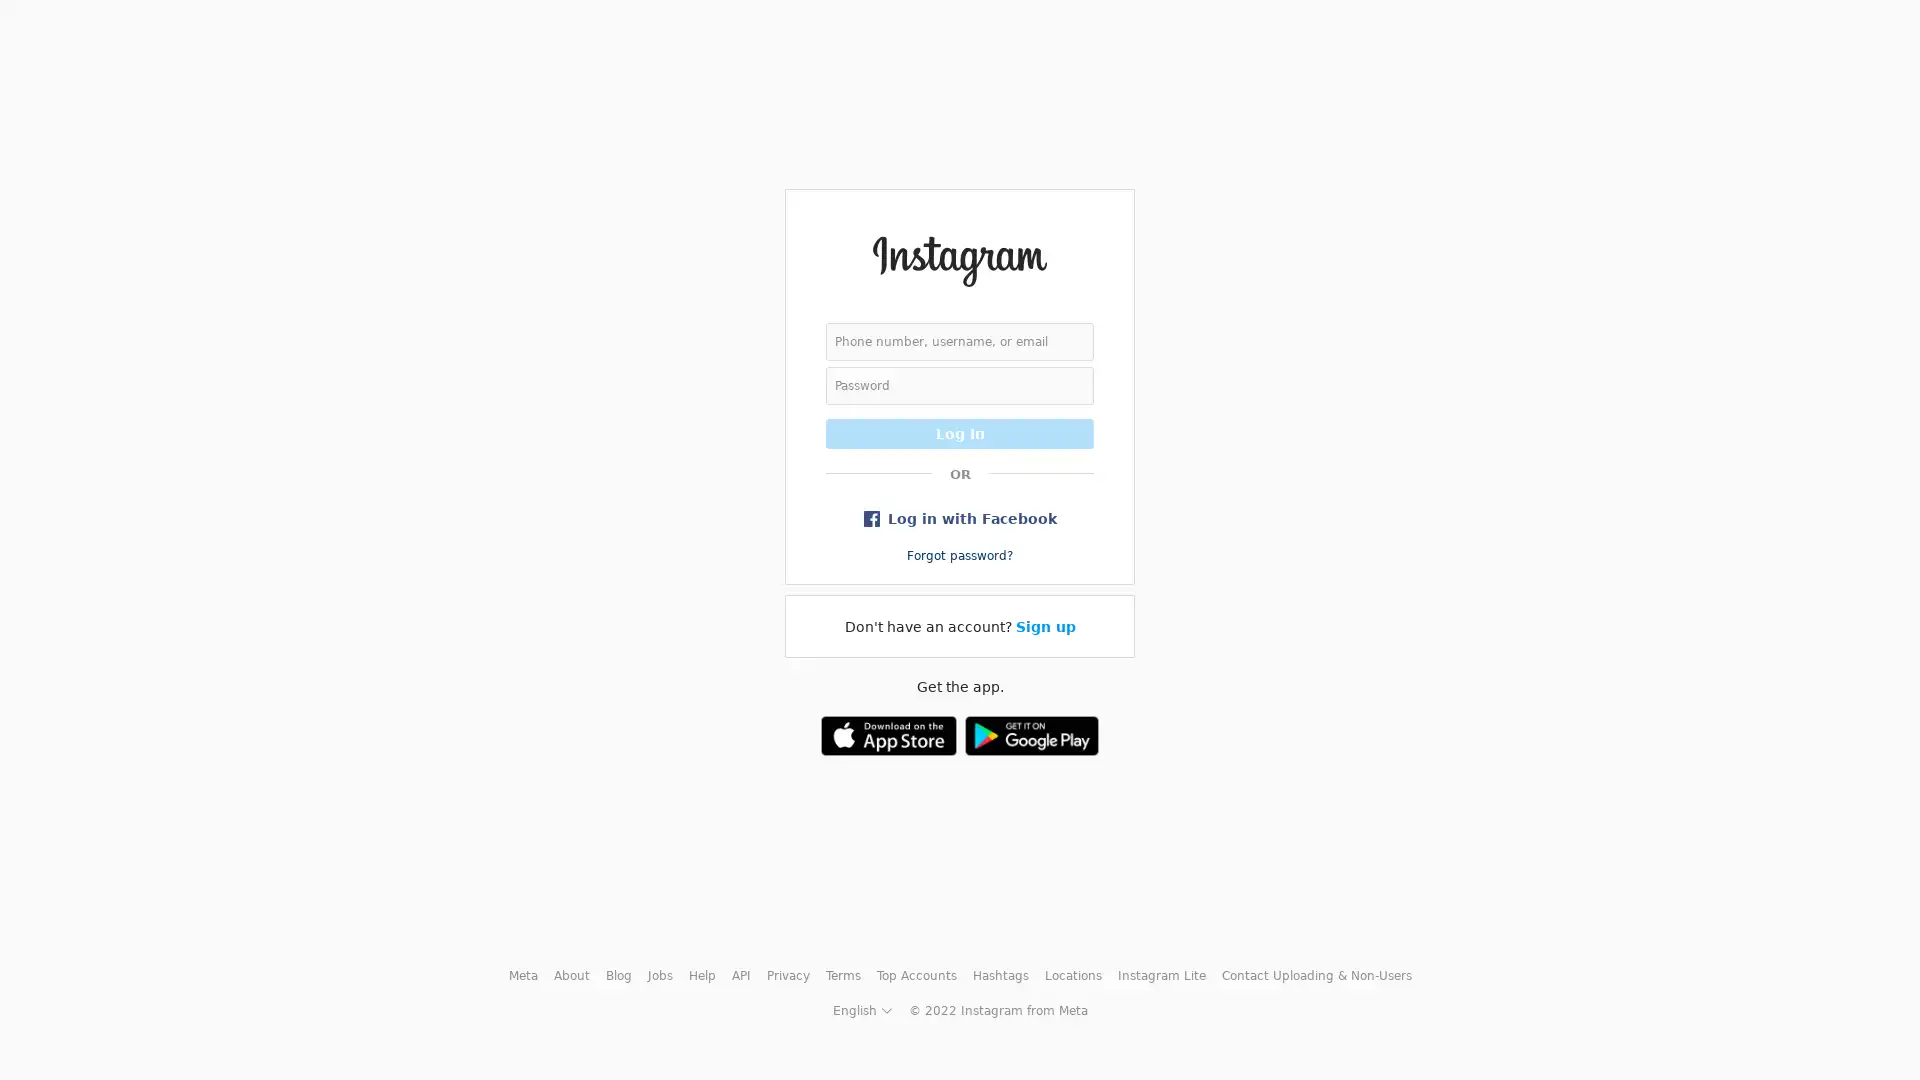 This screenshot has height=1080, width=1920. Describe the element at coordinates (960, 431) in the screenshot. I see `Log In` at that location.